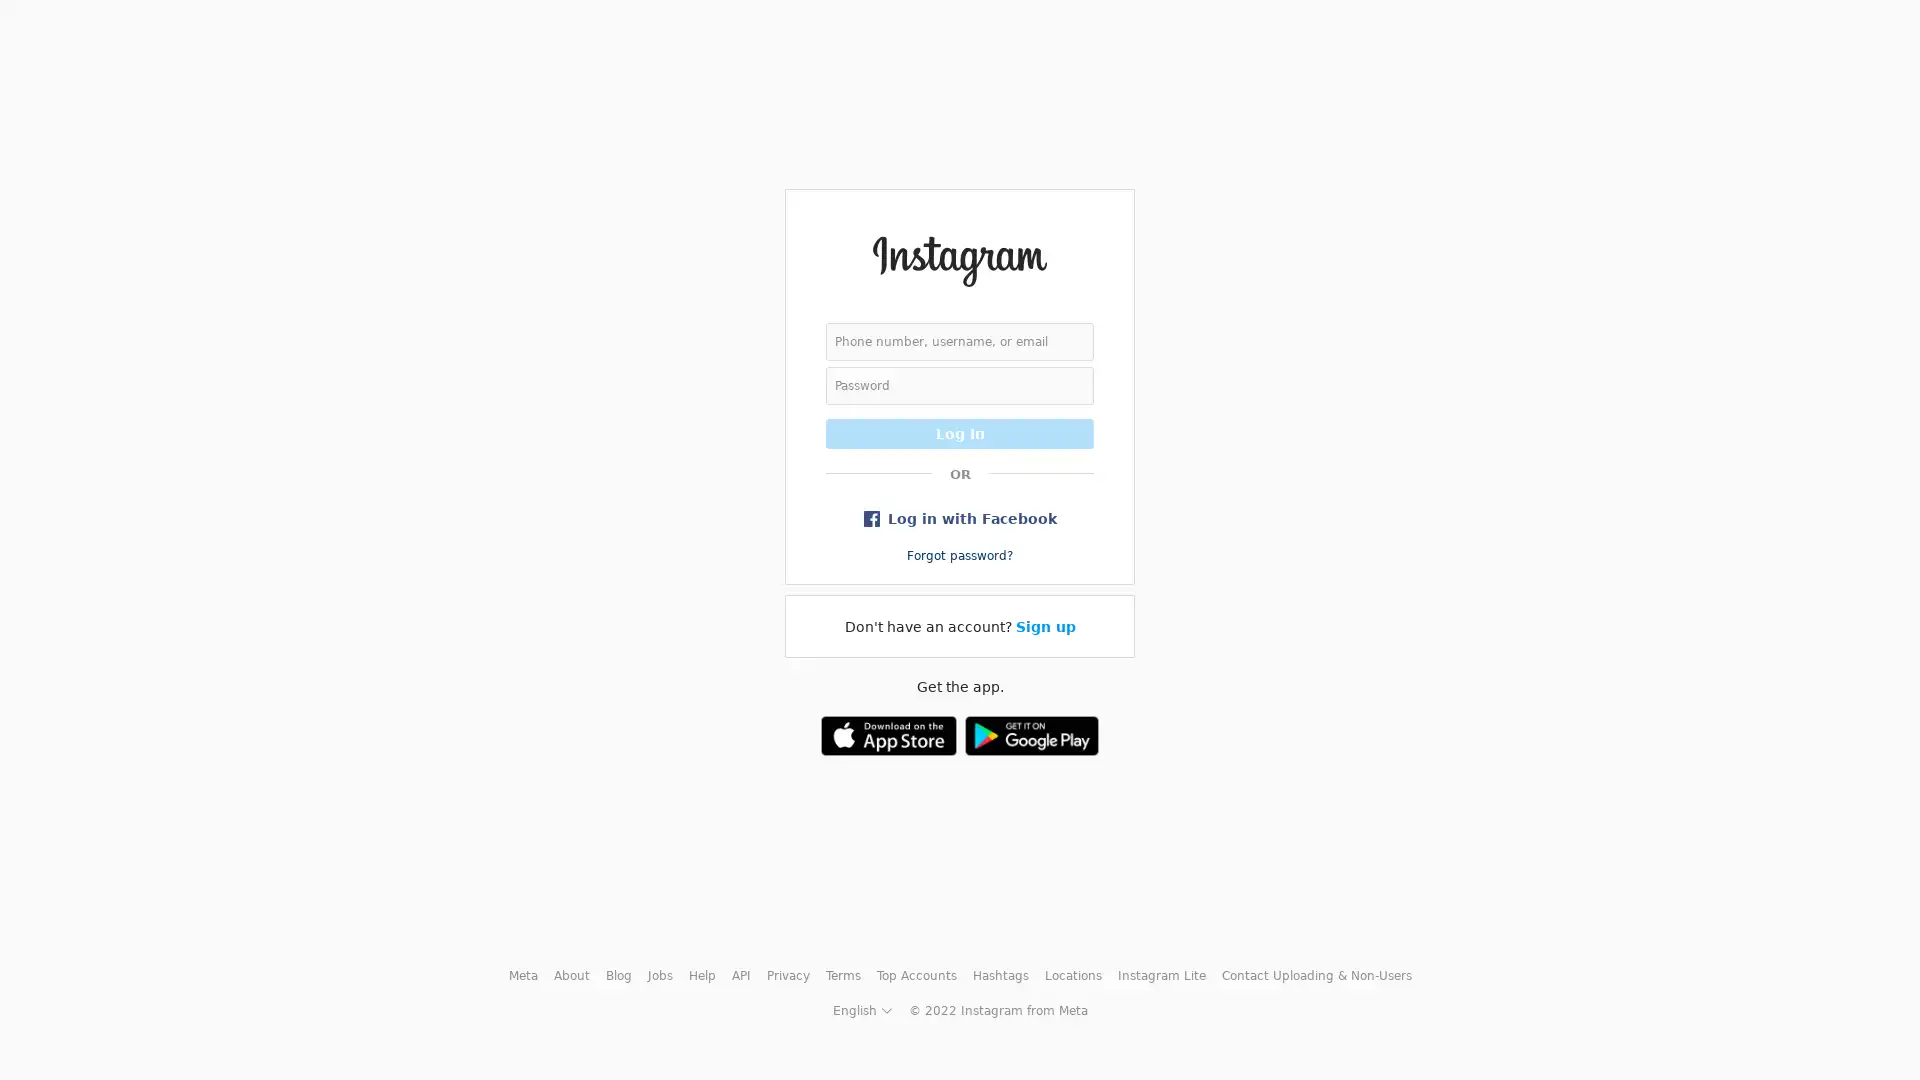 This screenshot has height=1080, width=1920. Describe the element at coordinates (960, 431) in the screenshot. I see `Log In` at that location.